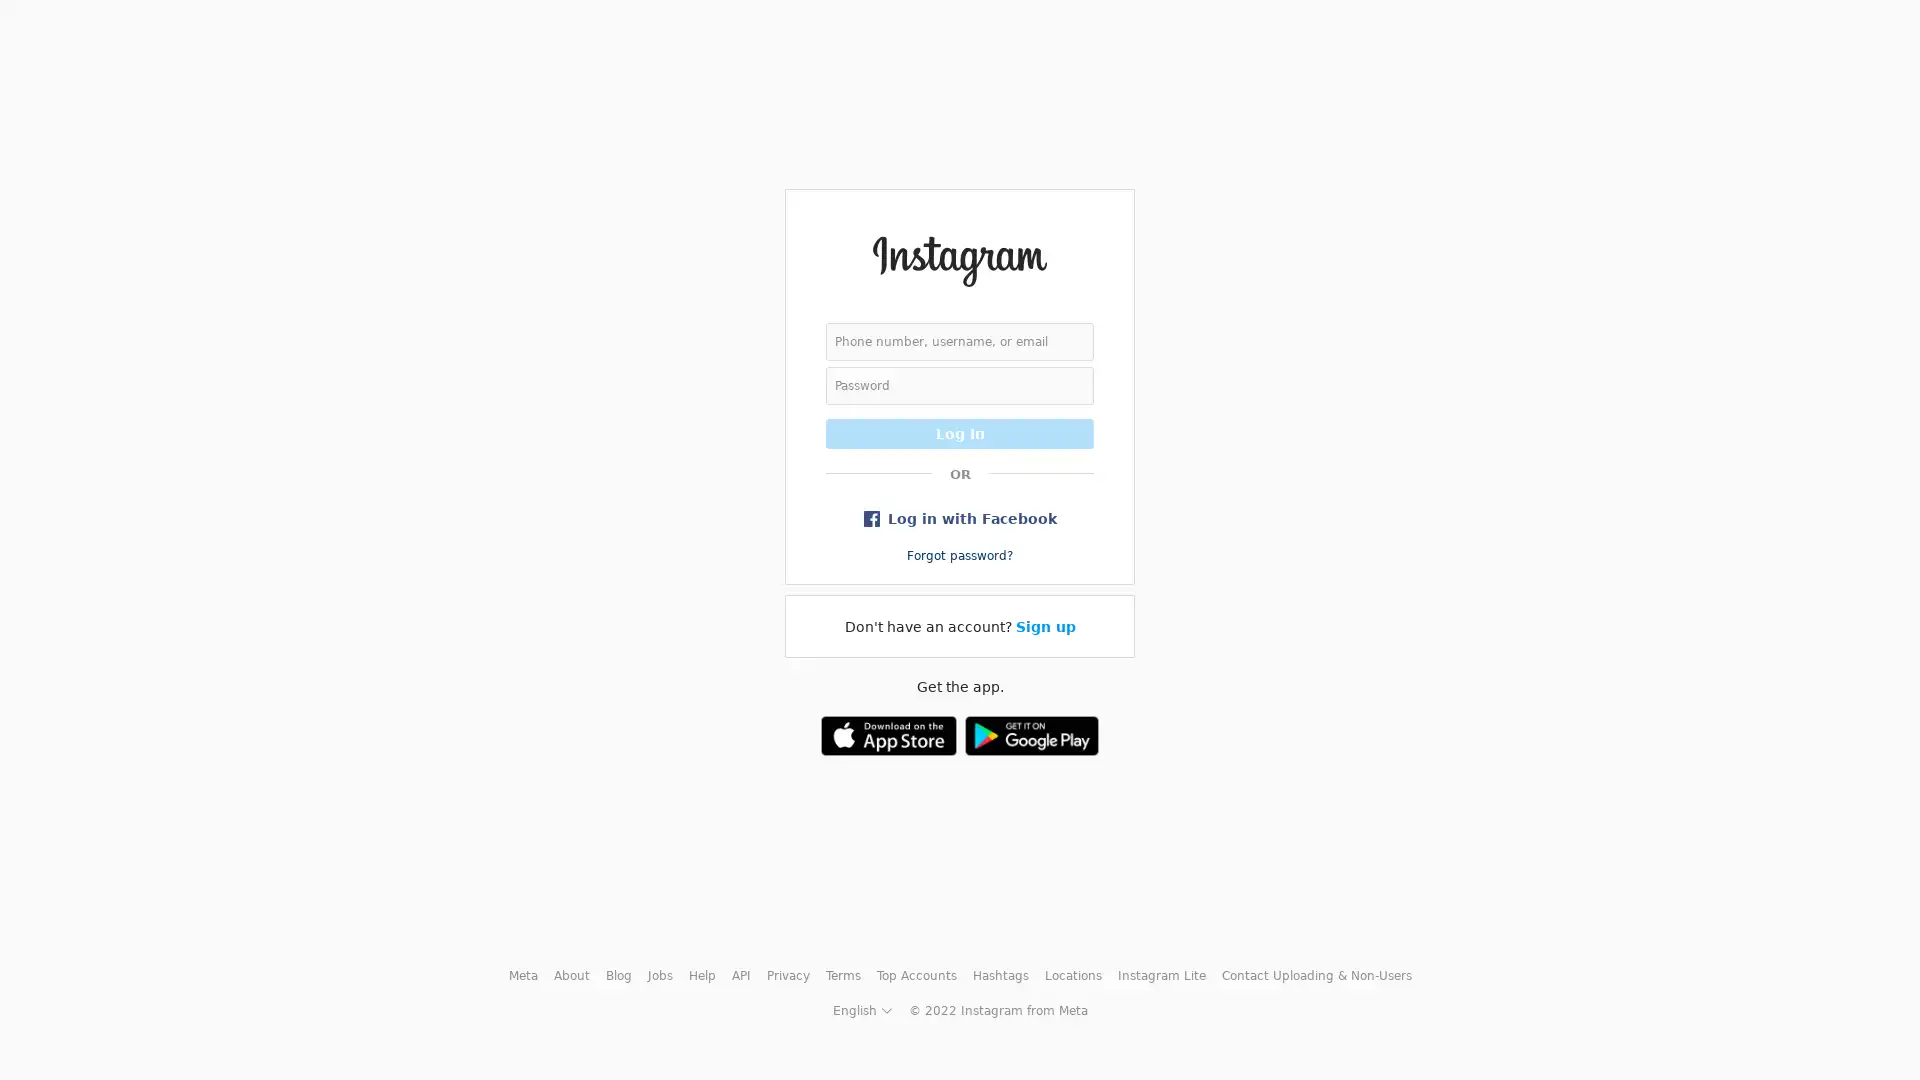 This screenshot has height=1080, width=1920. Describe the element at coordinates (960, 431) in the screenshot. I see `Log In` at that location.